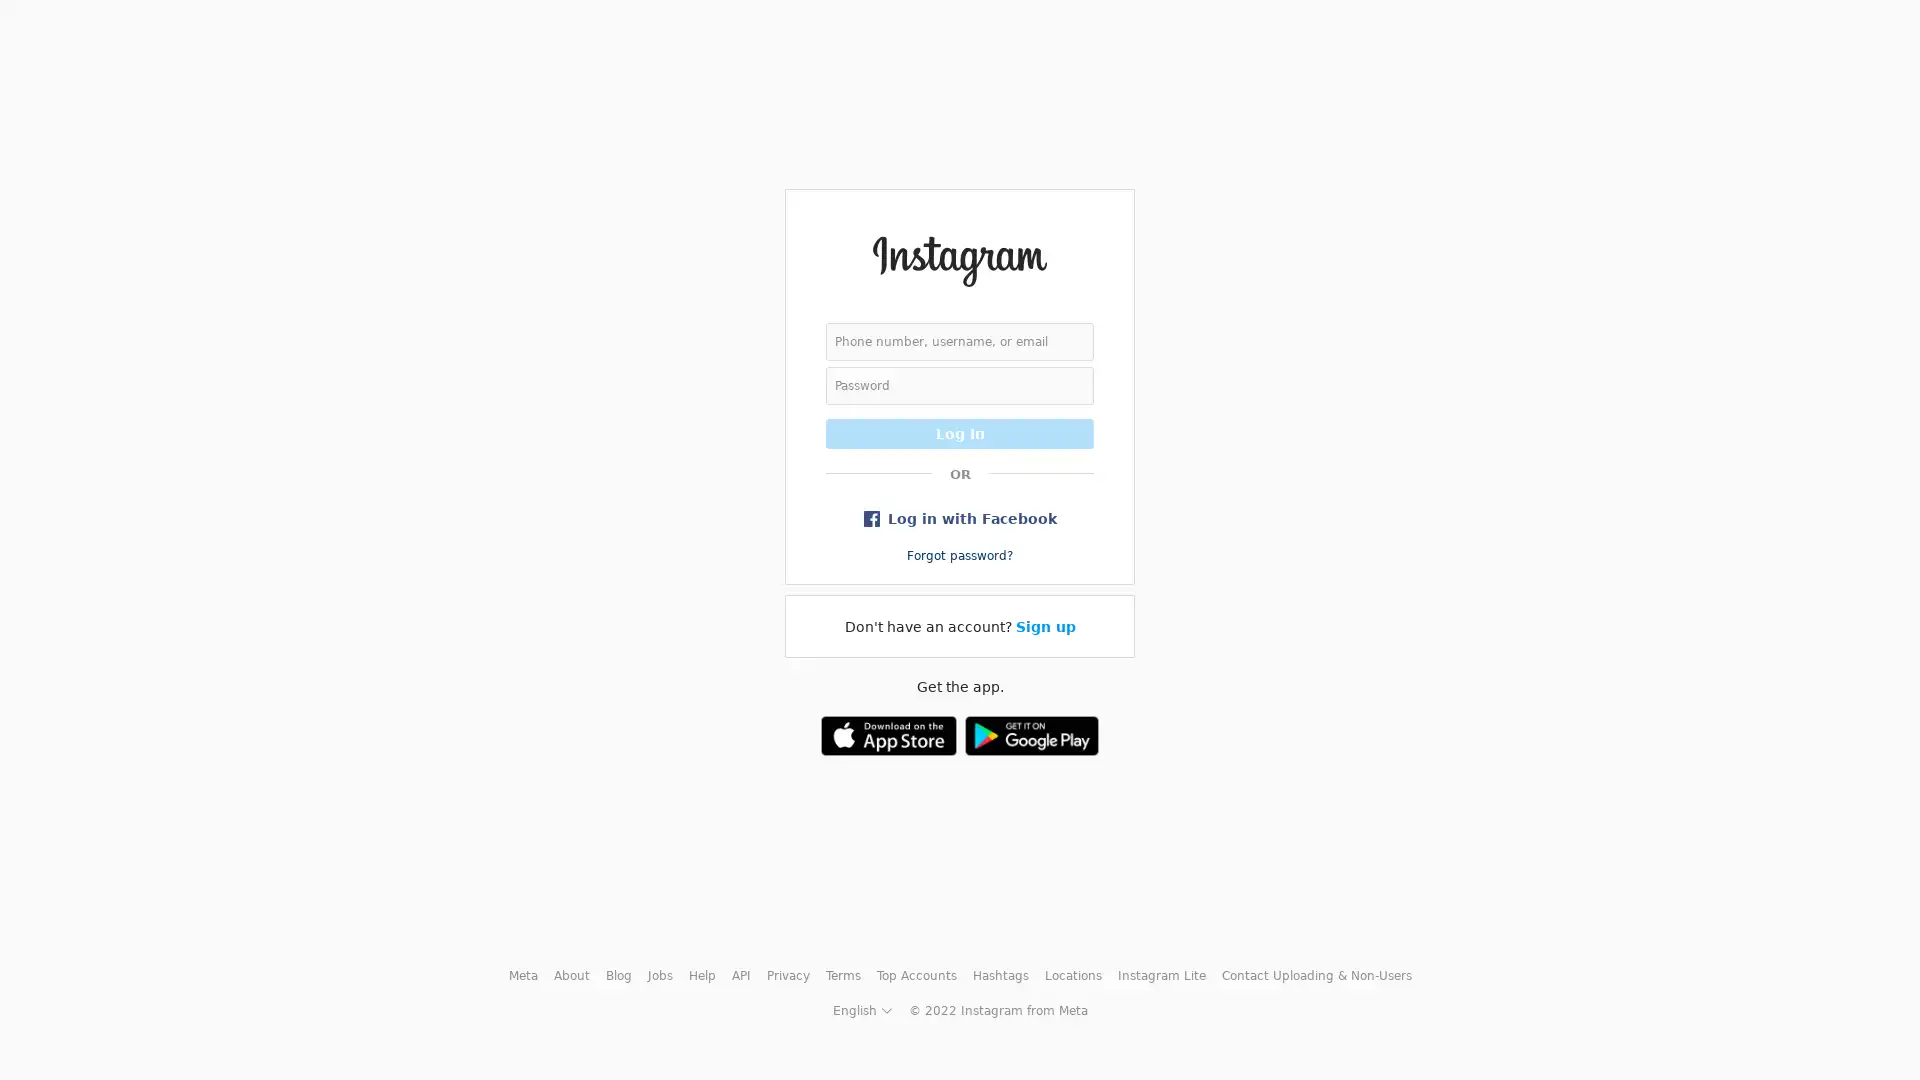 This screenshot has height=1080, width=1920. Describe the element at coordinates (960, 431) in the screenshot. I see `Log In` at that location.